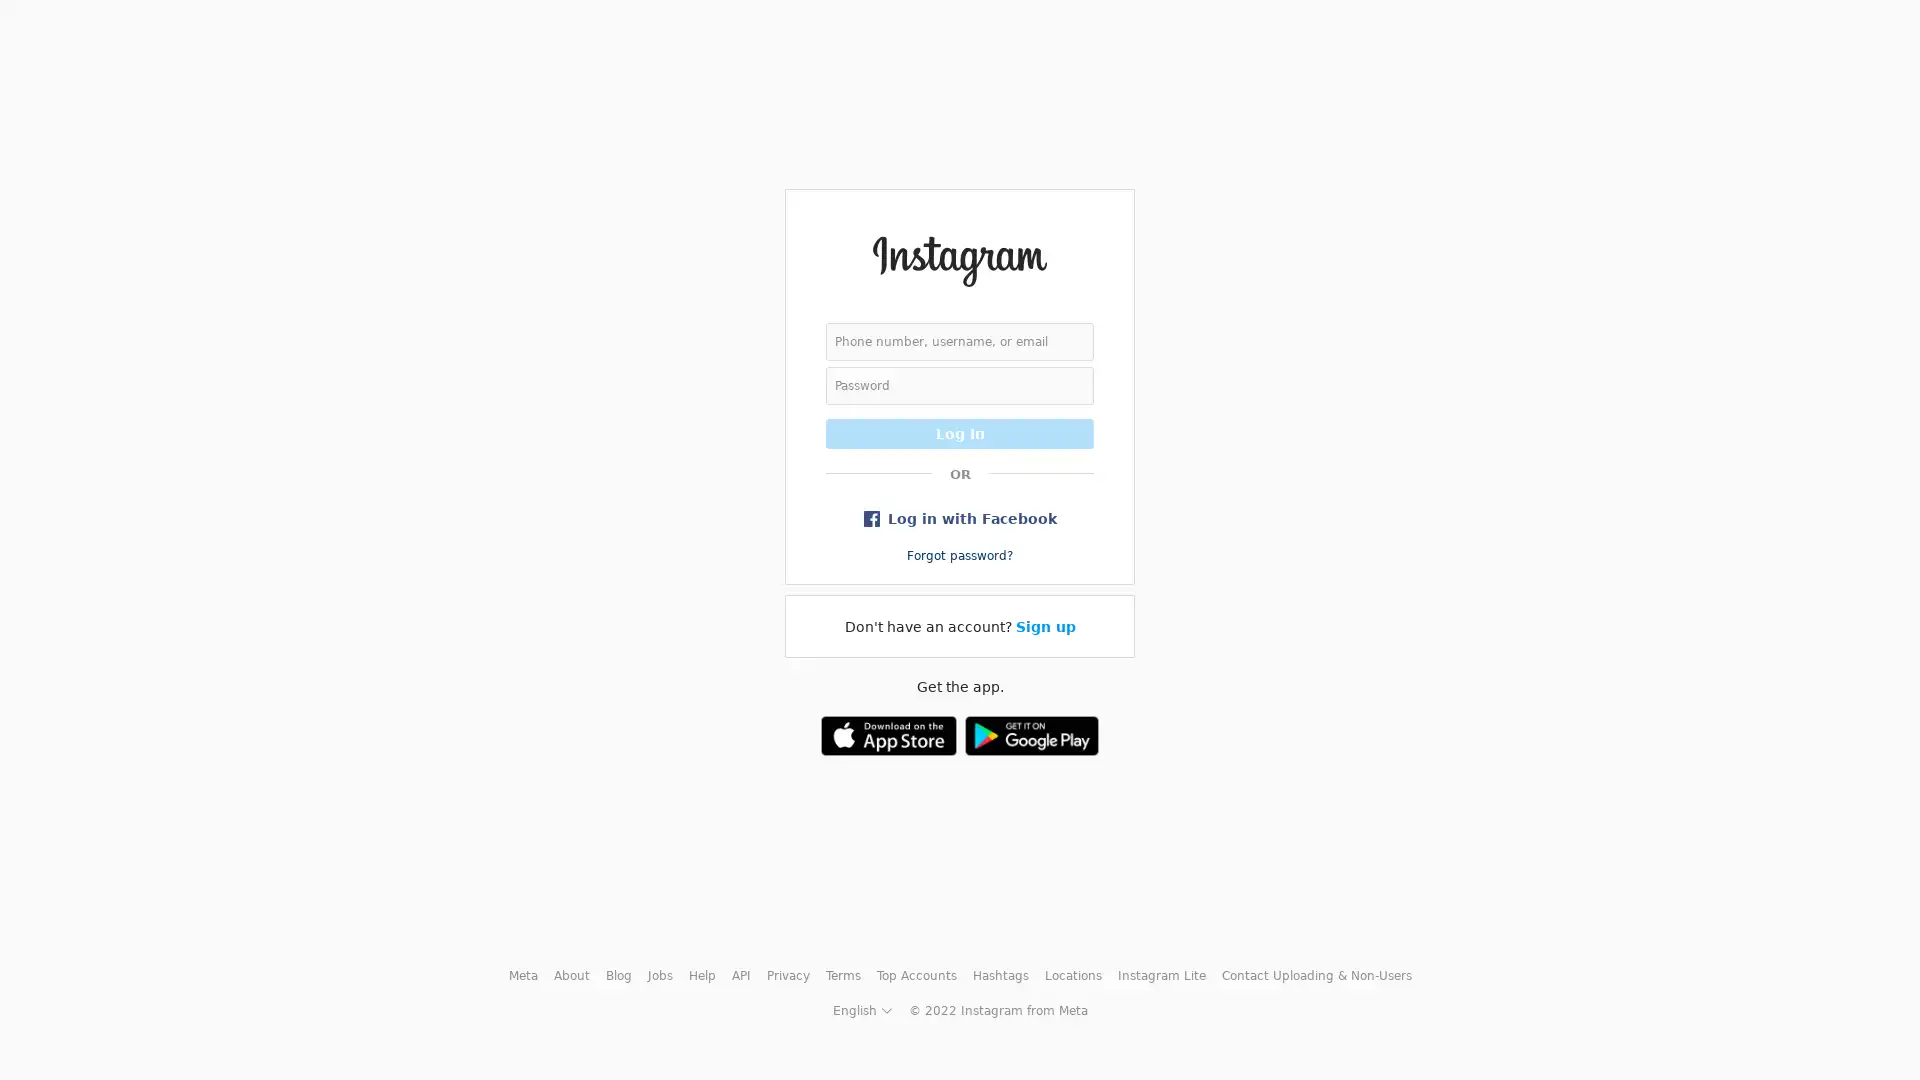 This screenshot has height=1080, width=1920. Describe the element at coordinates (960, 431) in the screenshot. I see `Log In` at that location.